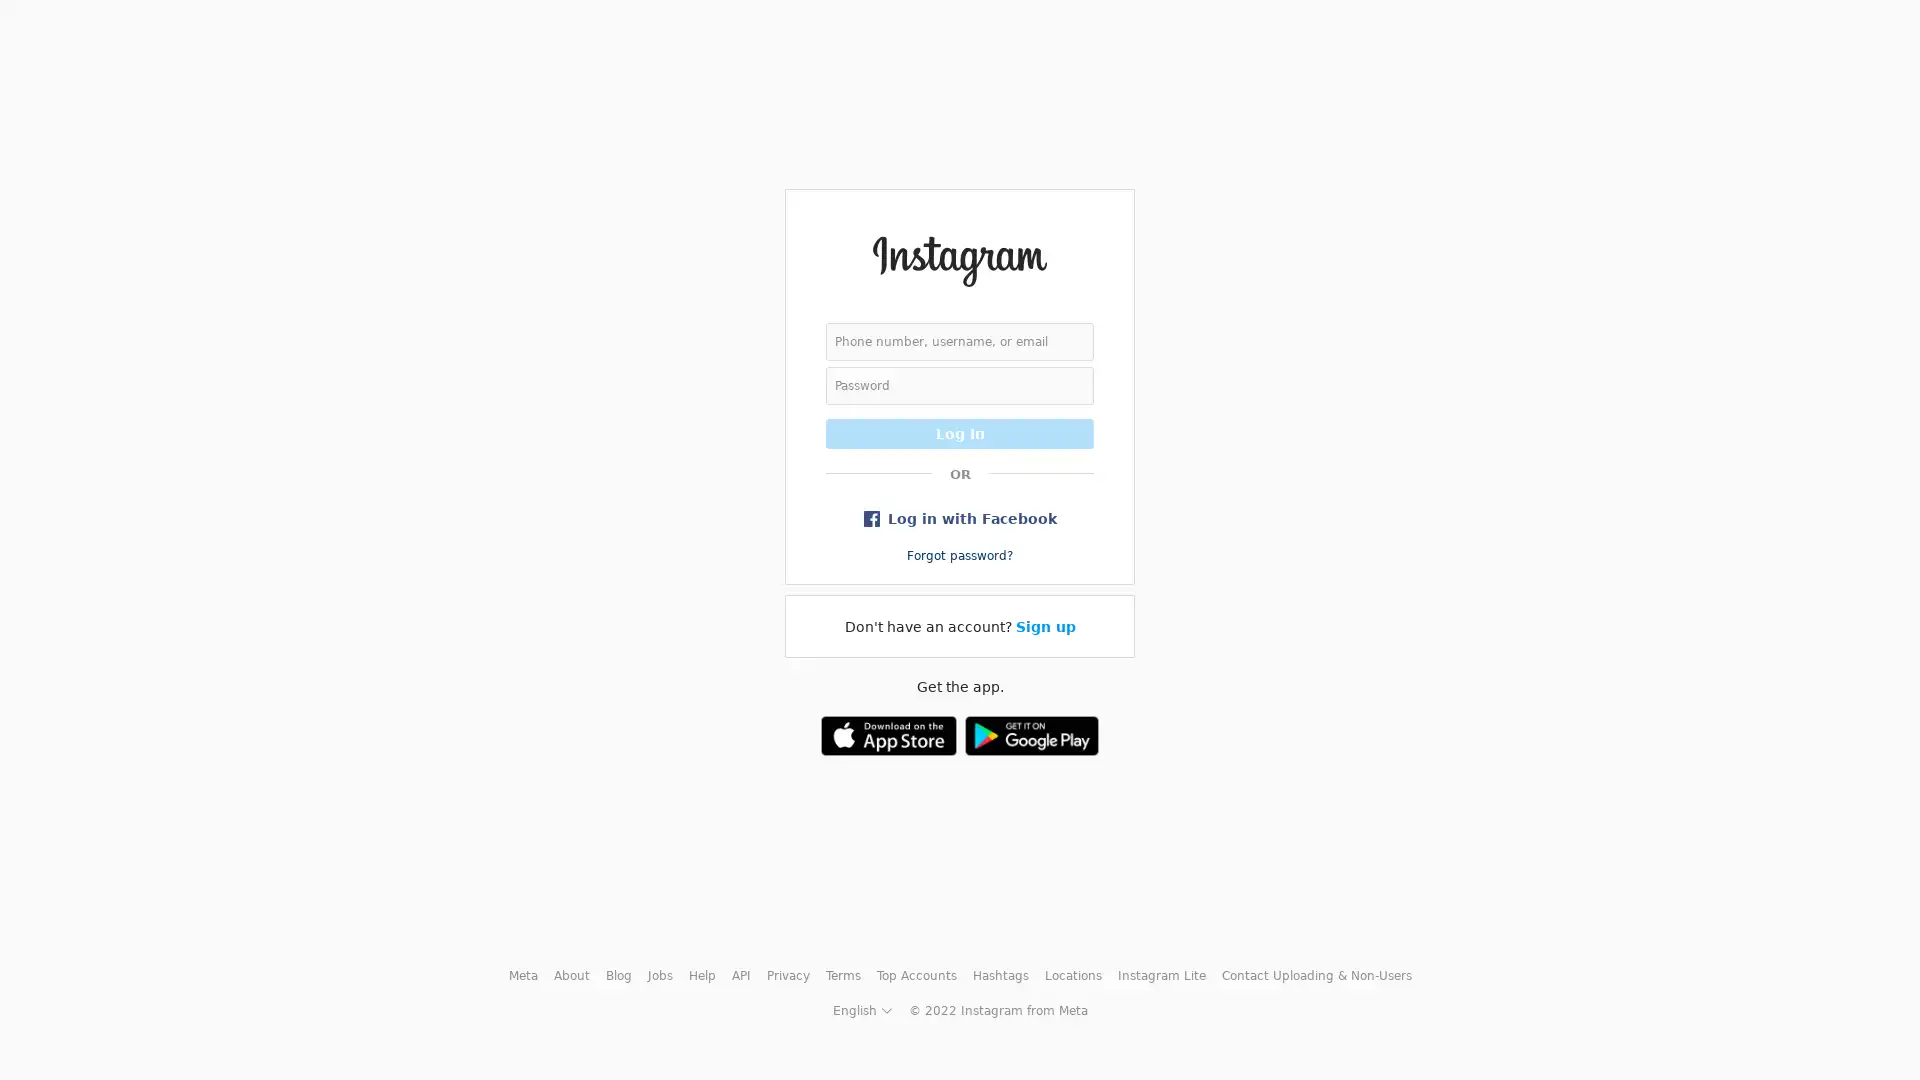 This screenshot has height=1080, width=1920. Describe the element at coordinates (960, 431) in the screenshot. I see `Log In` at that location.